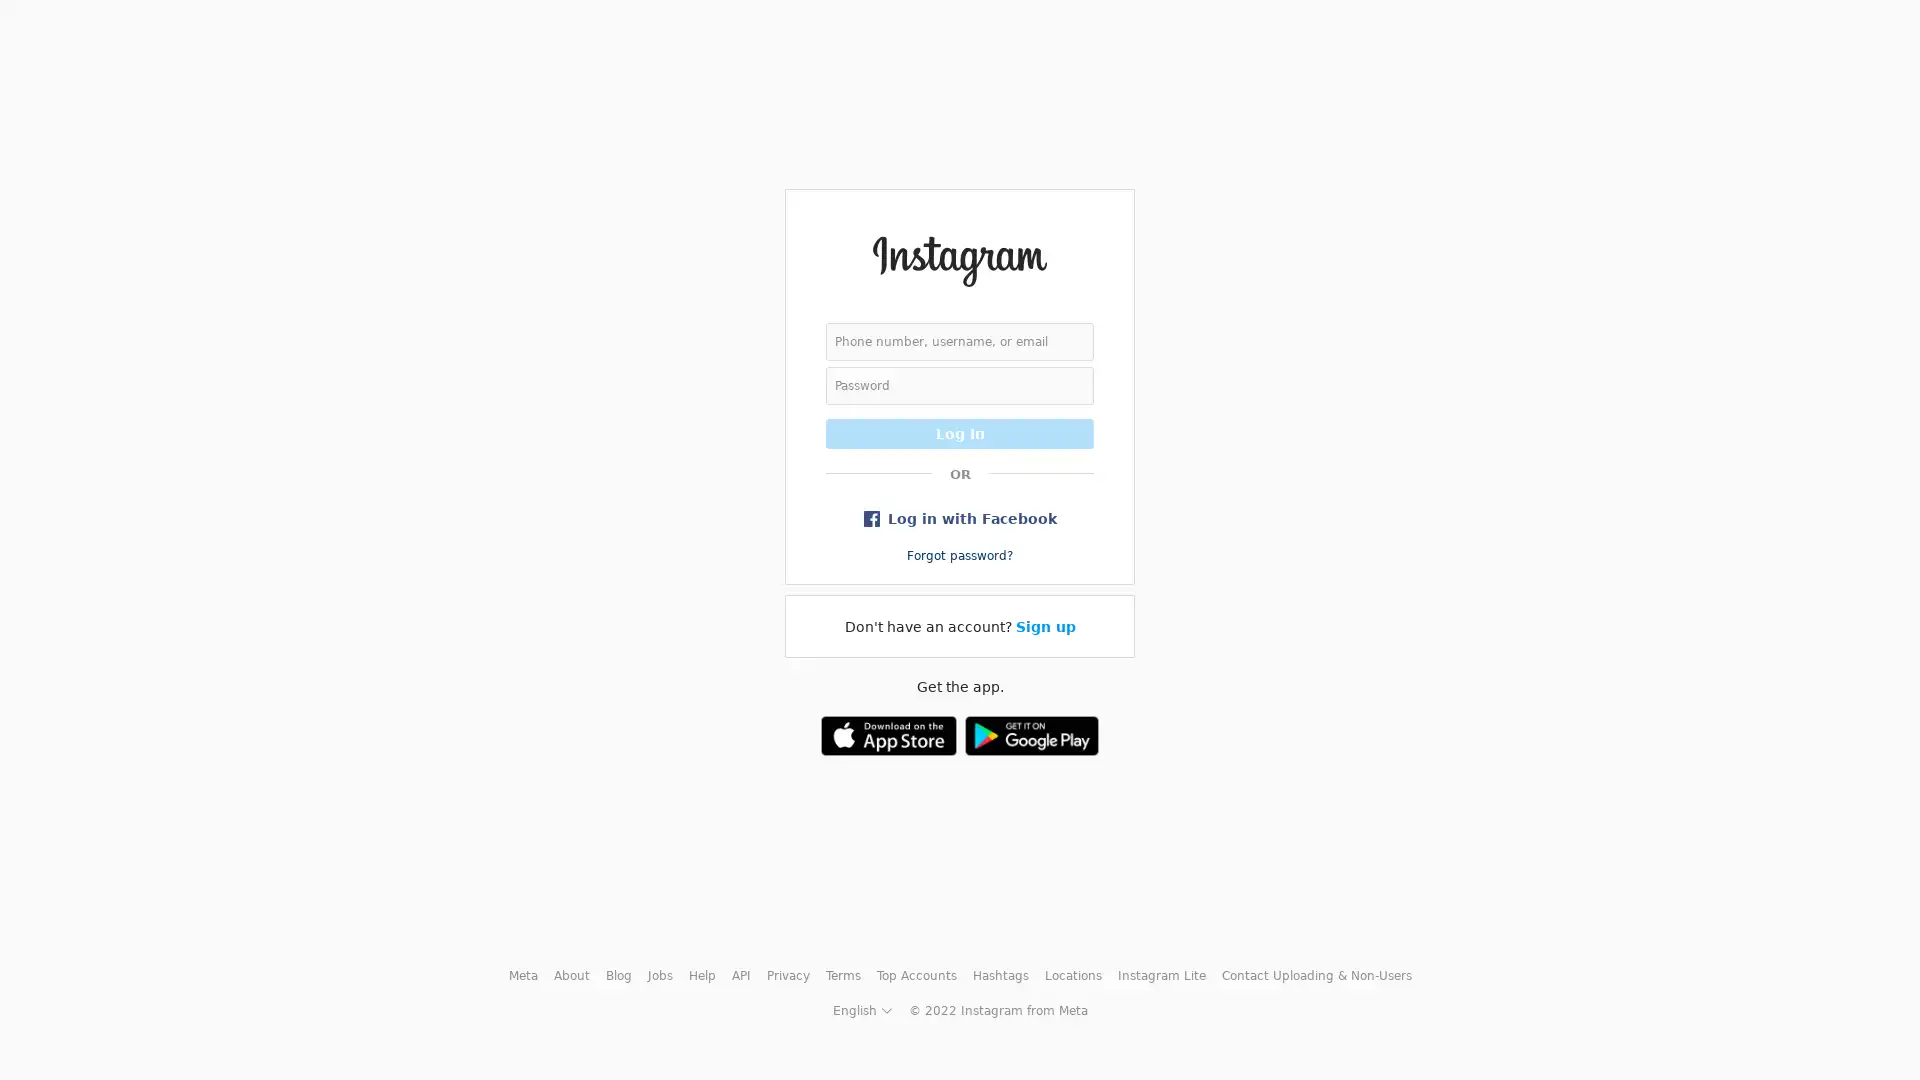 This screenshot has height=1080, width=1920. Describe the element at coordinates (960, 431) in the screenshot. I see `Log In` at that location.